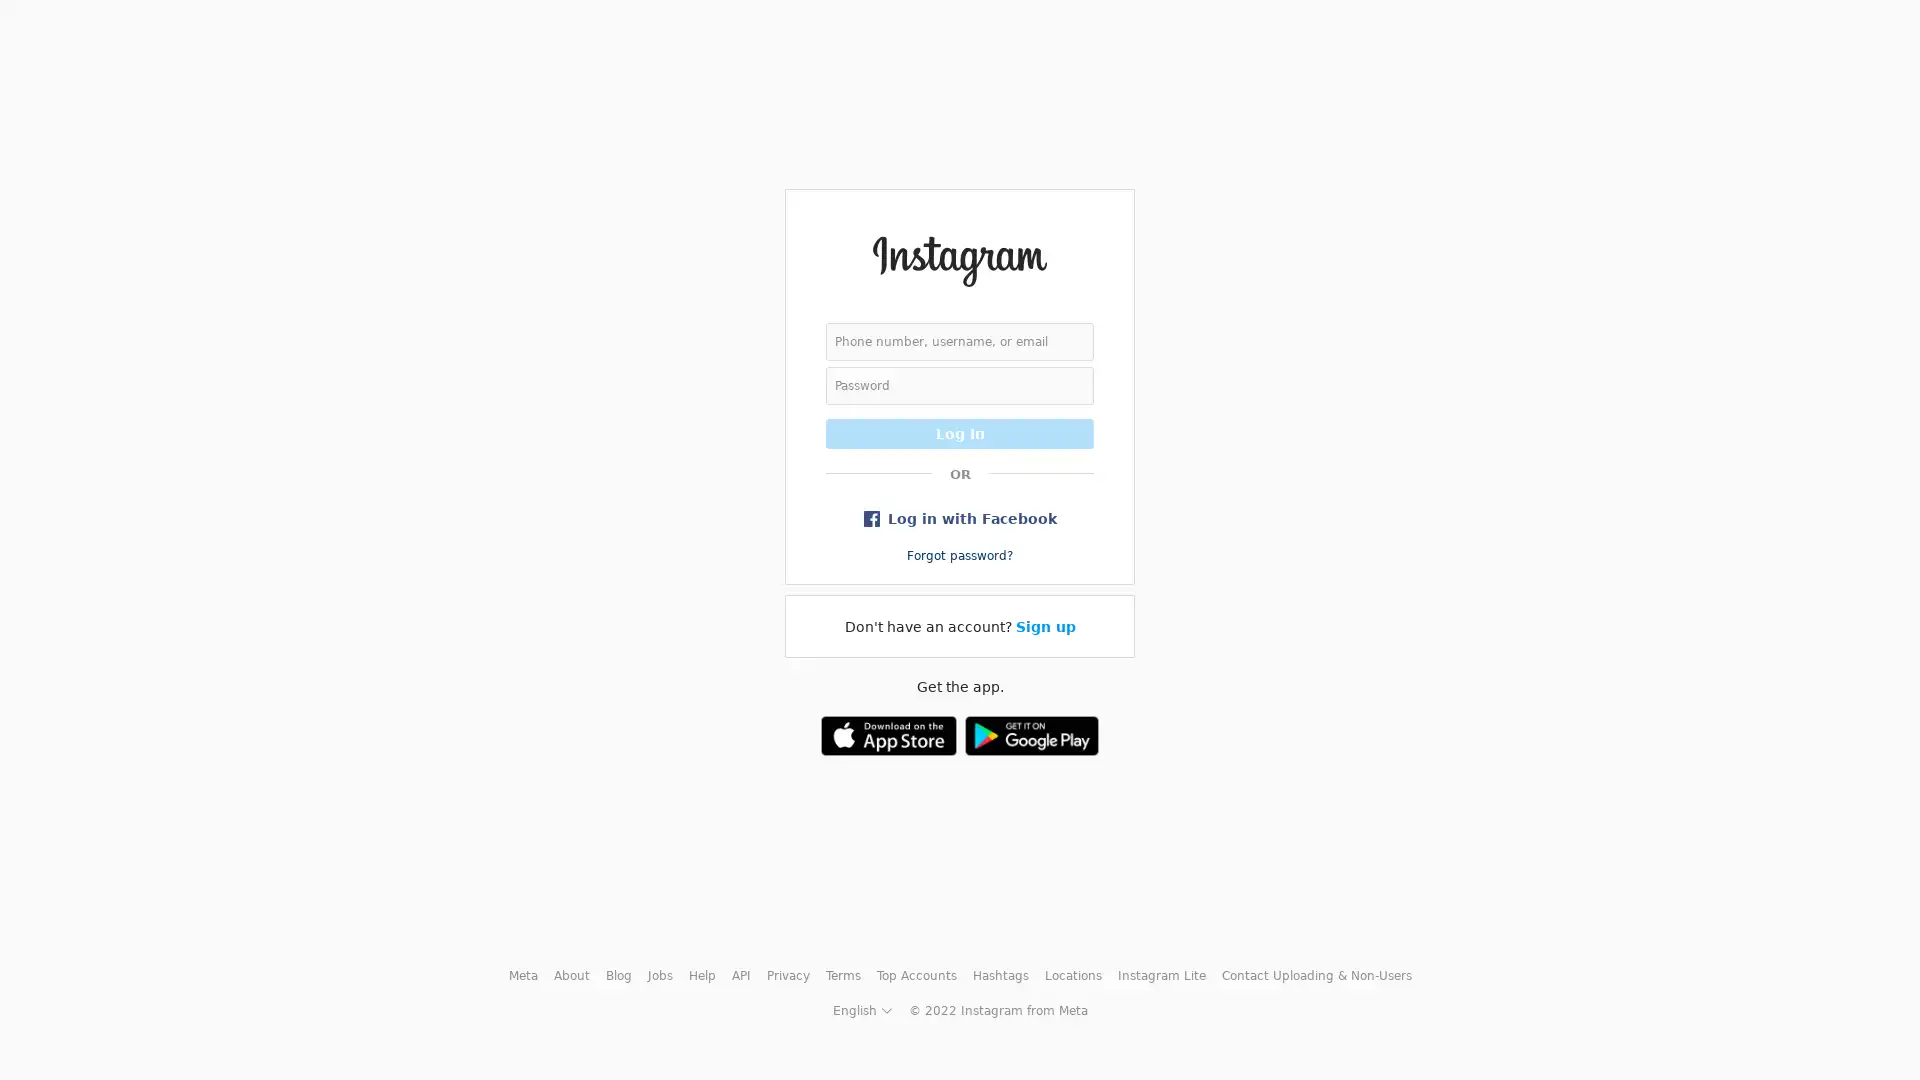 This screenshot has height=1080, width=1920. Describe the element at coordinates (960, 431) in the screenshot. I see `Log In` at that location.